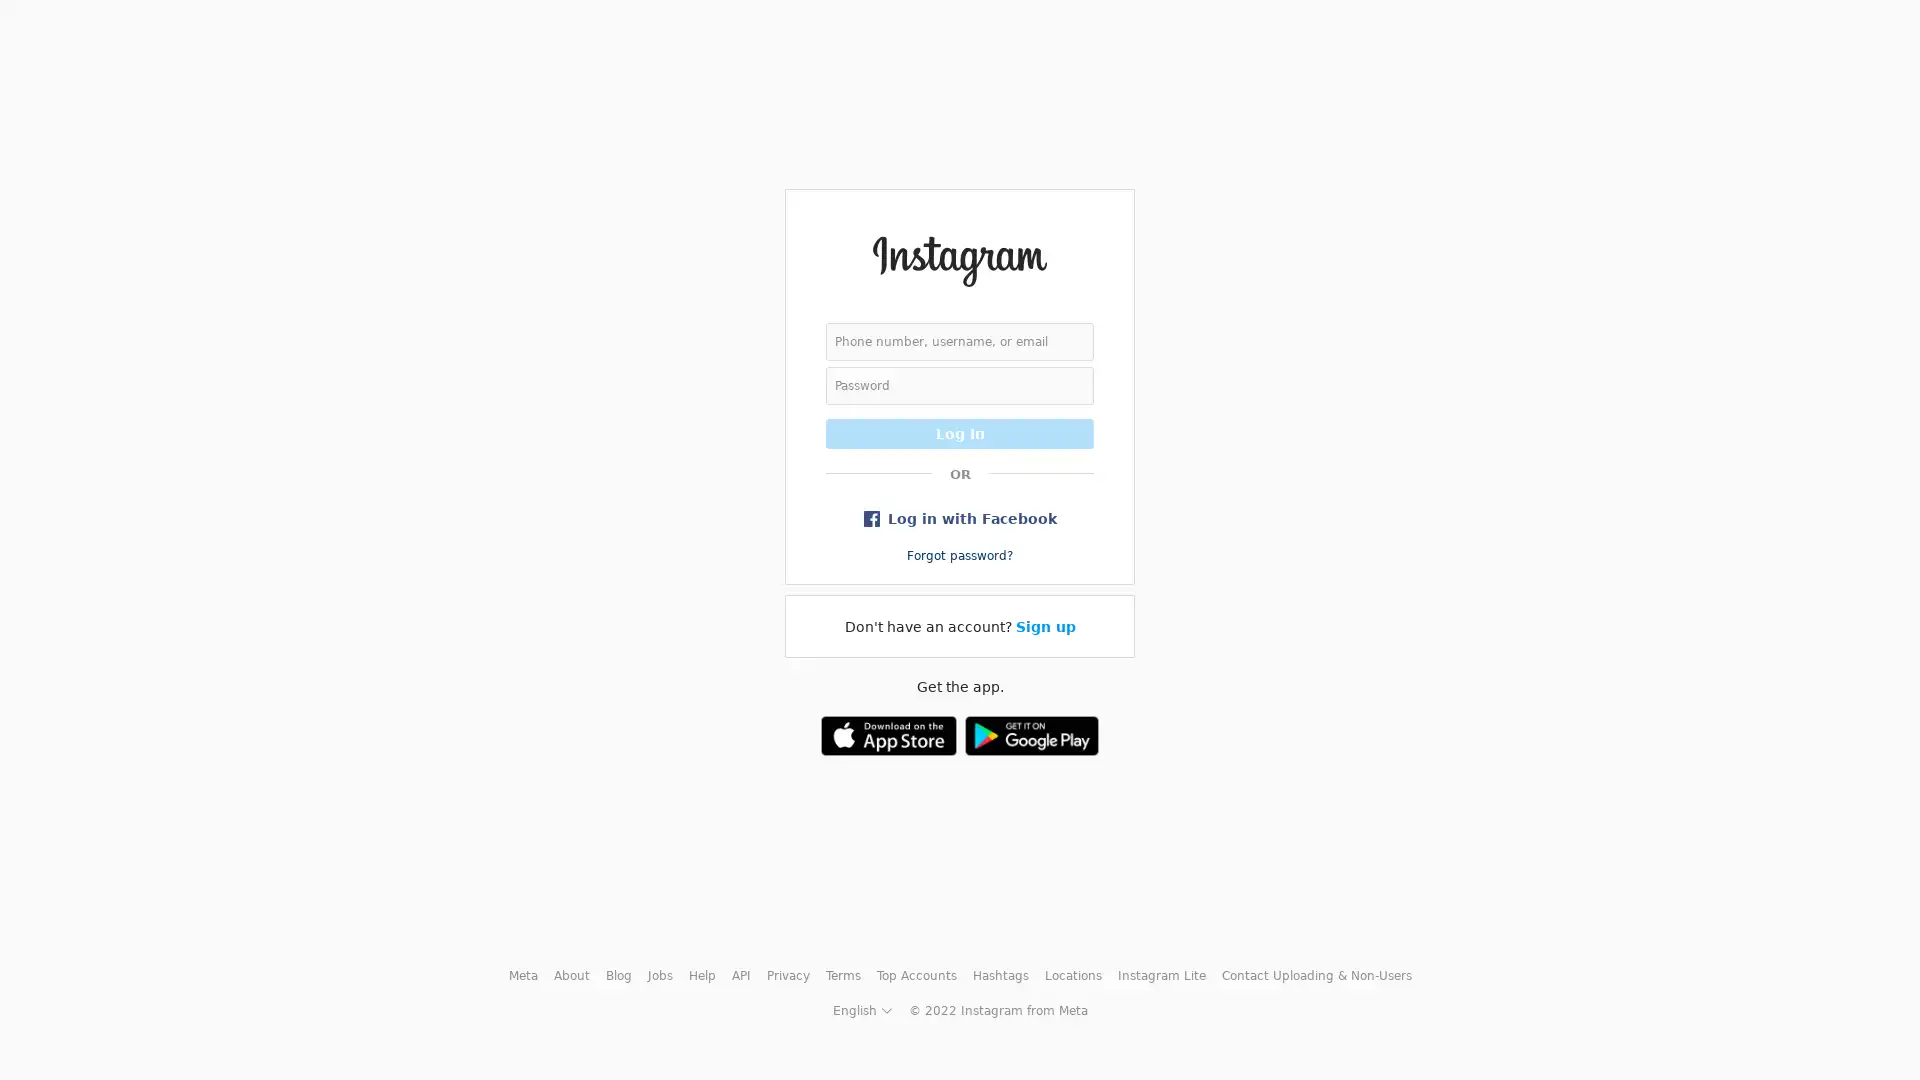 This screenshot has height=1080, width=1920. Describe the element at coordinates (960, 431) in the screenshot. I see `Log In` at that location.